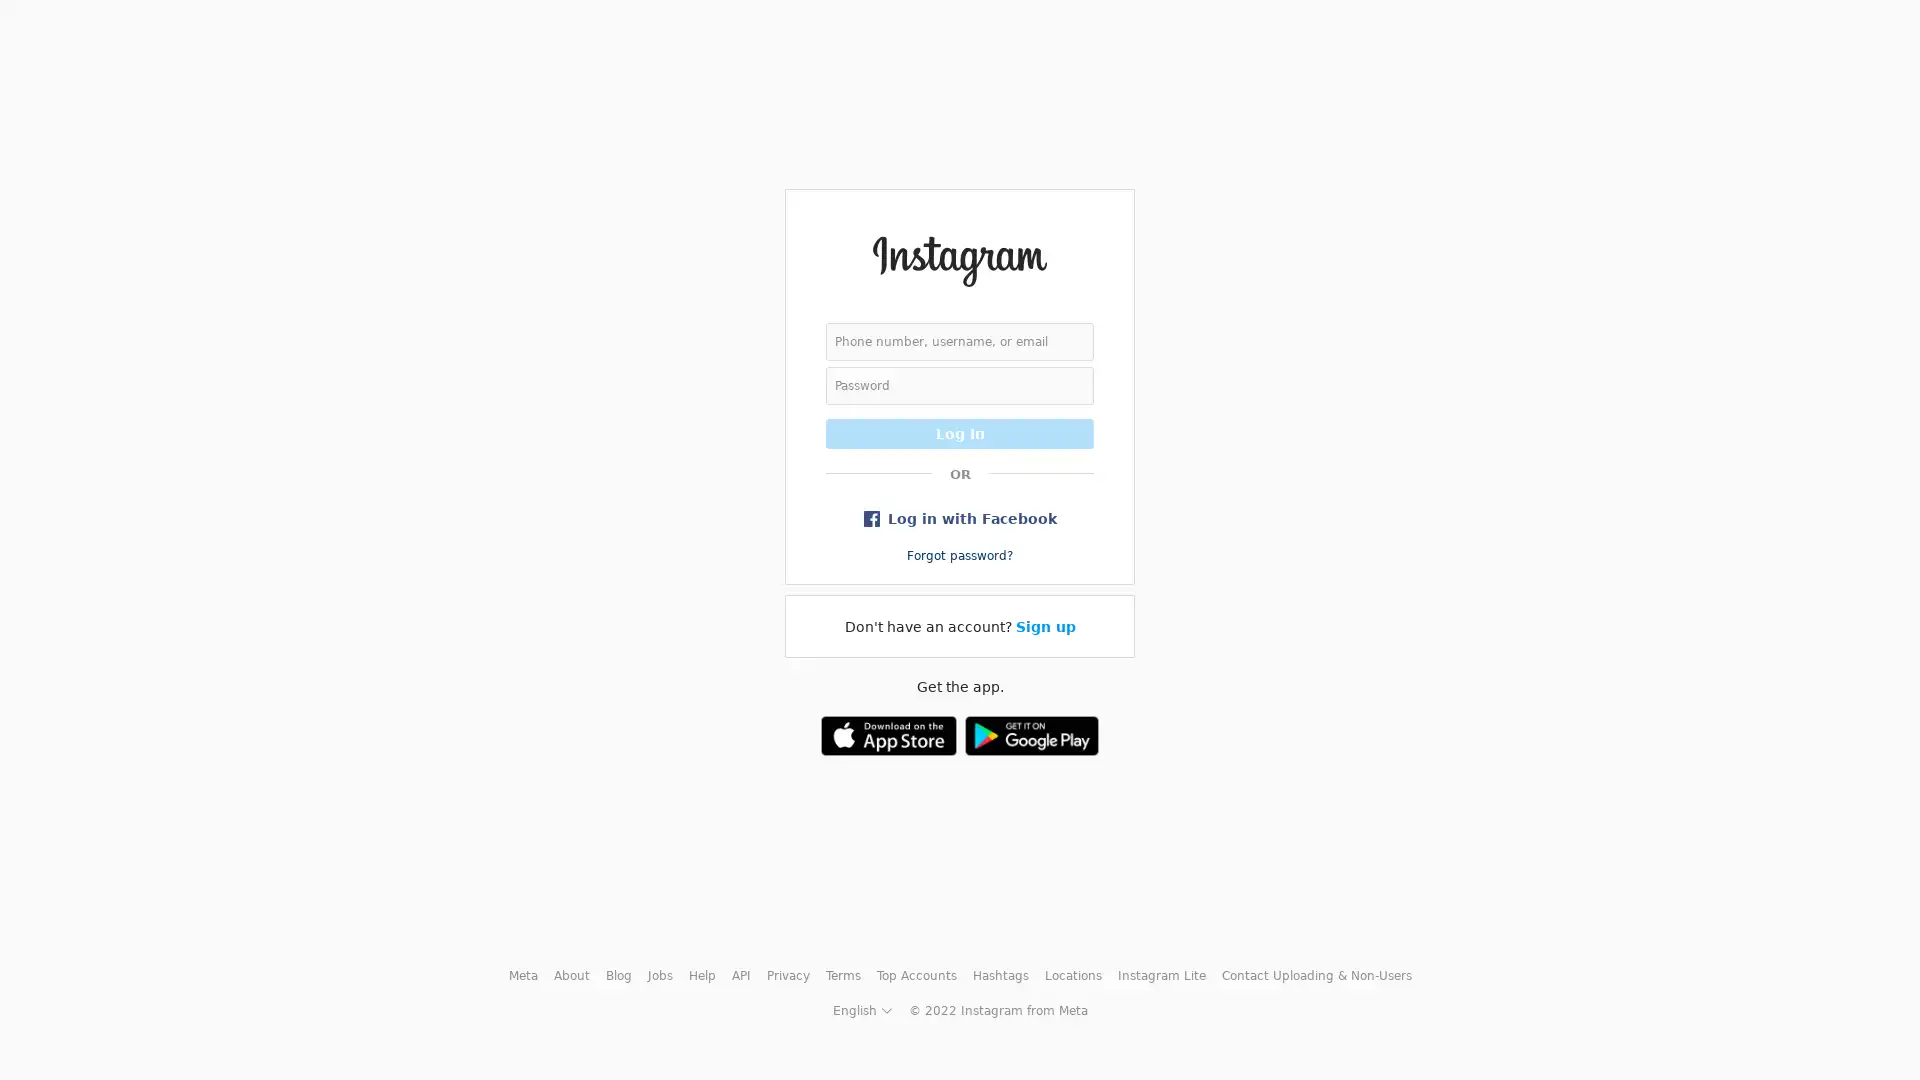 This screenshot has height=1080, width=1920. Describe the element at coordinates (960, 431) in the screenshot. I see `Log In` at that location.